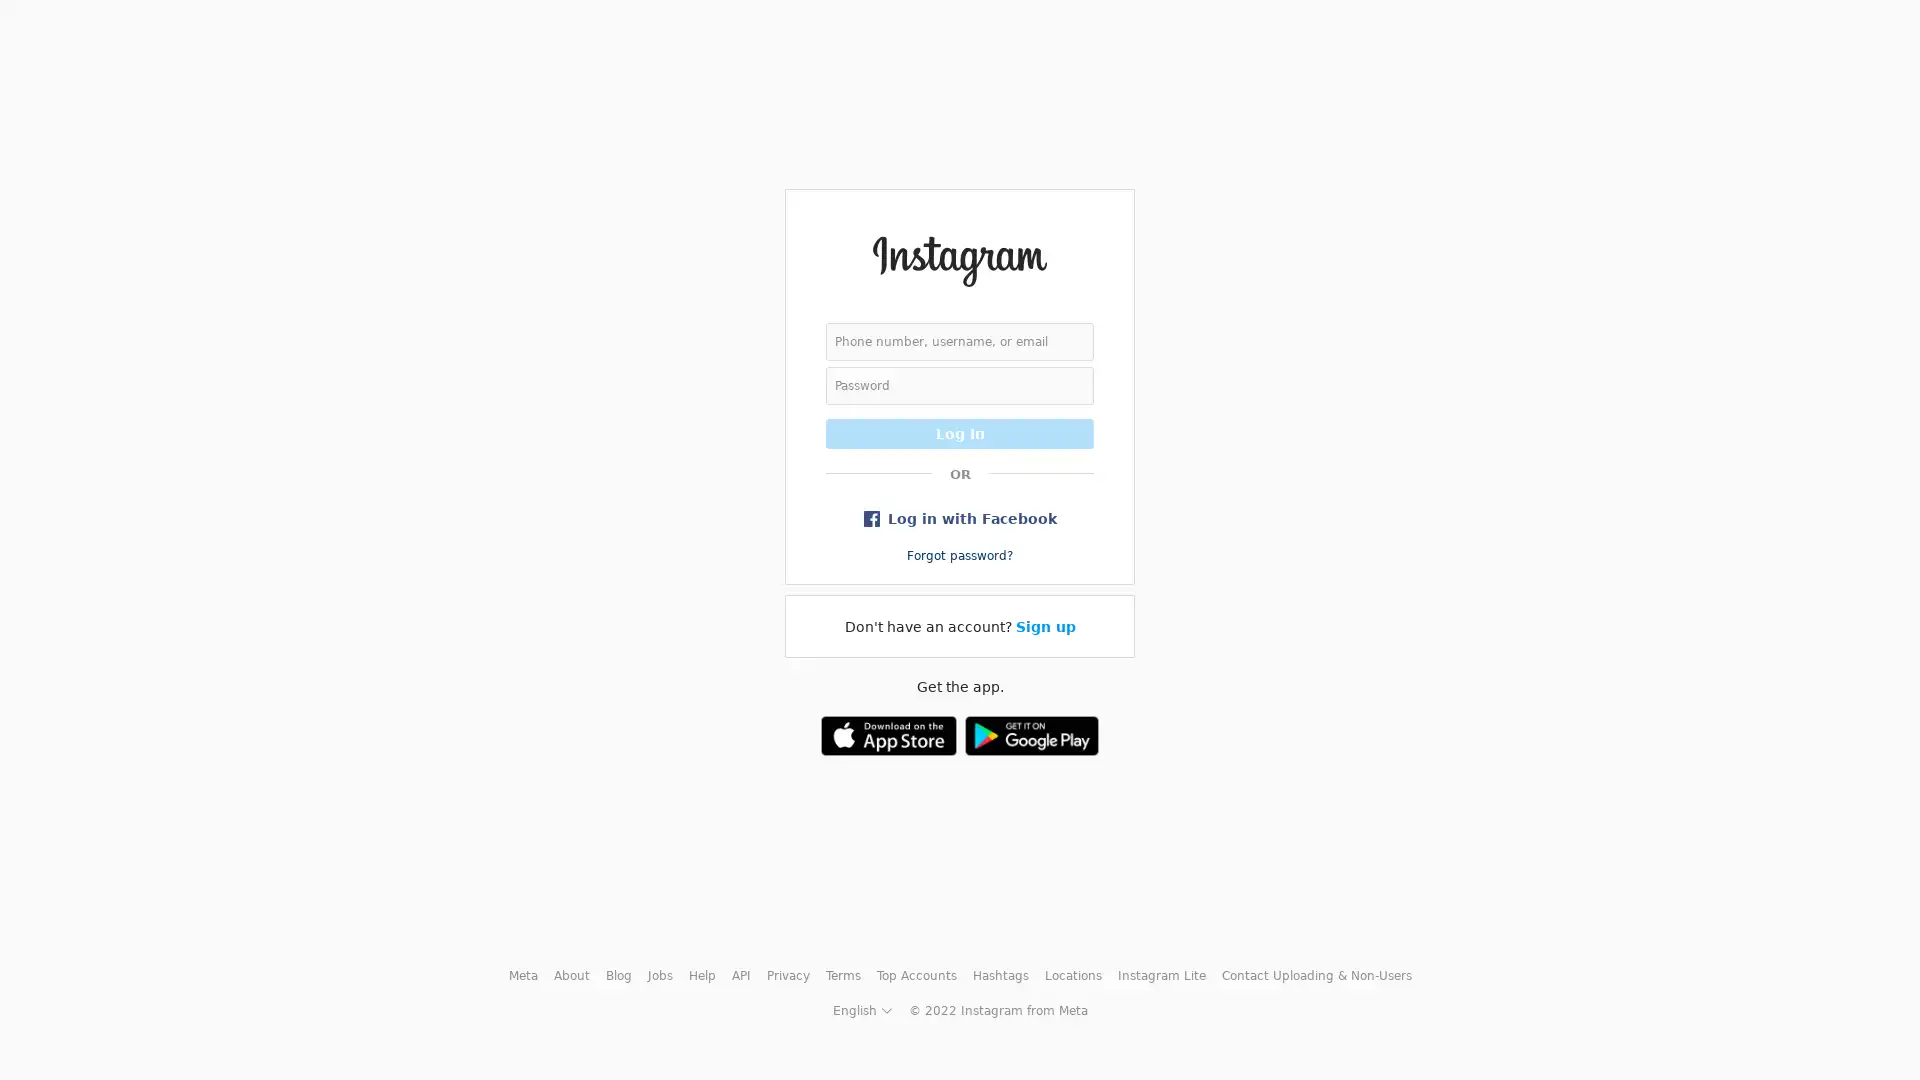 This screenshot has height=1080, width=1920. Describe the element at coordinates (960, 431) in the screenshot. I see `Log In` at that location.